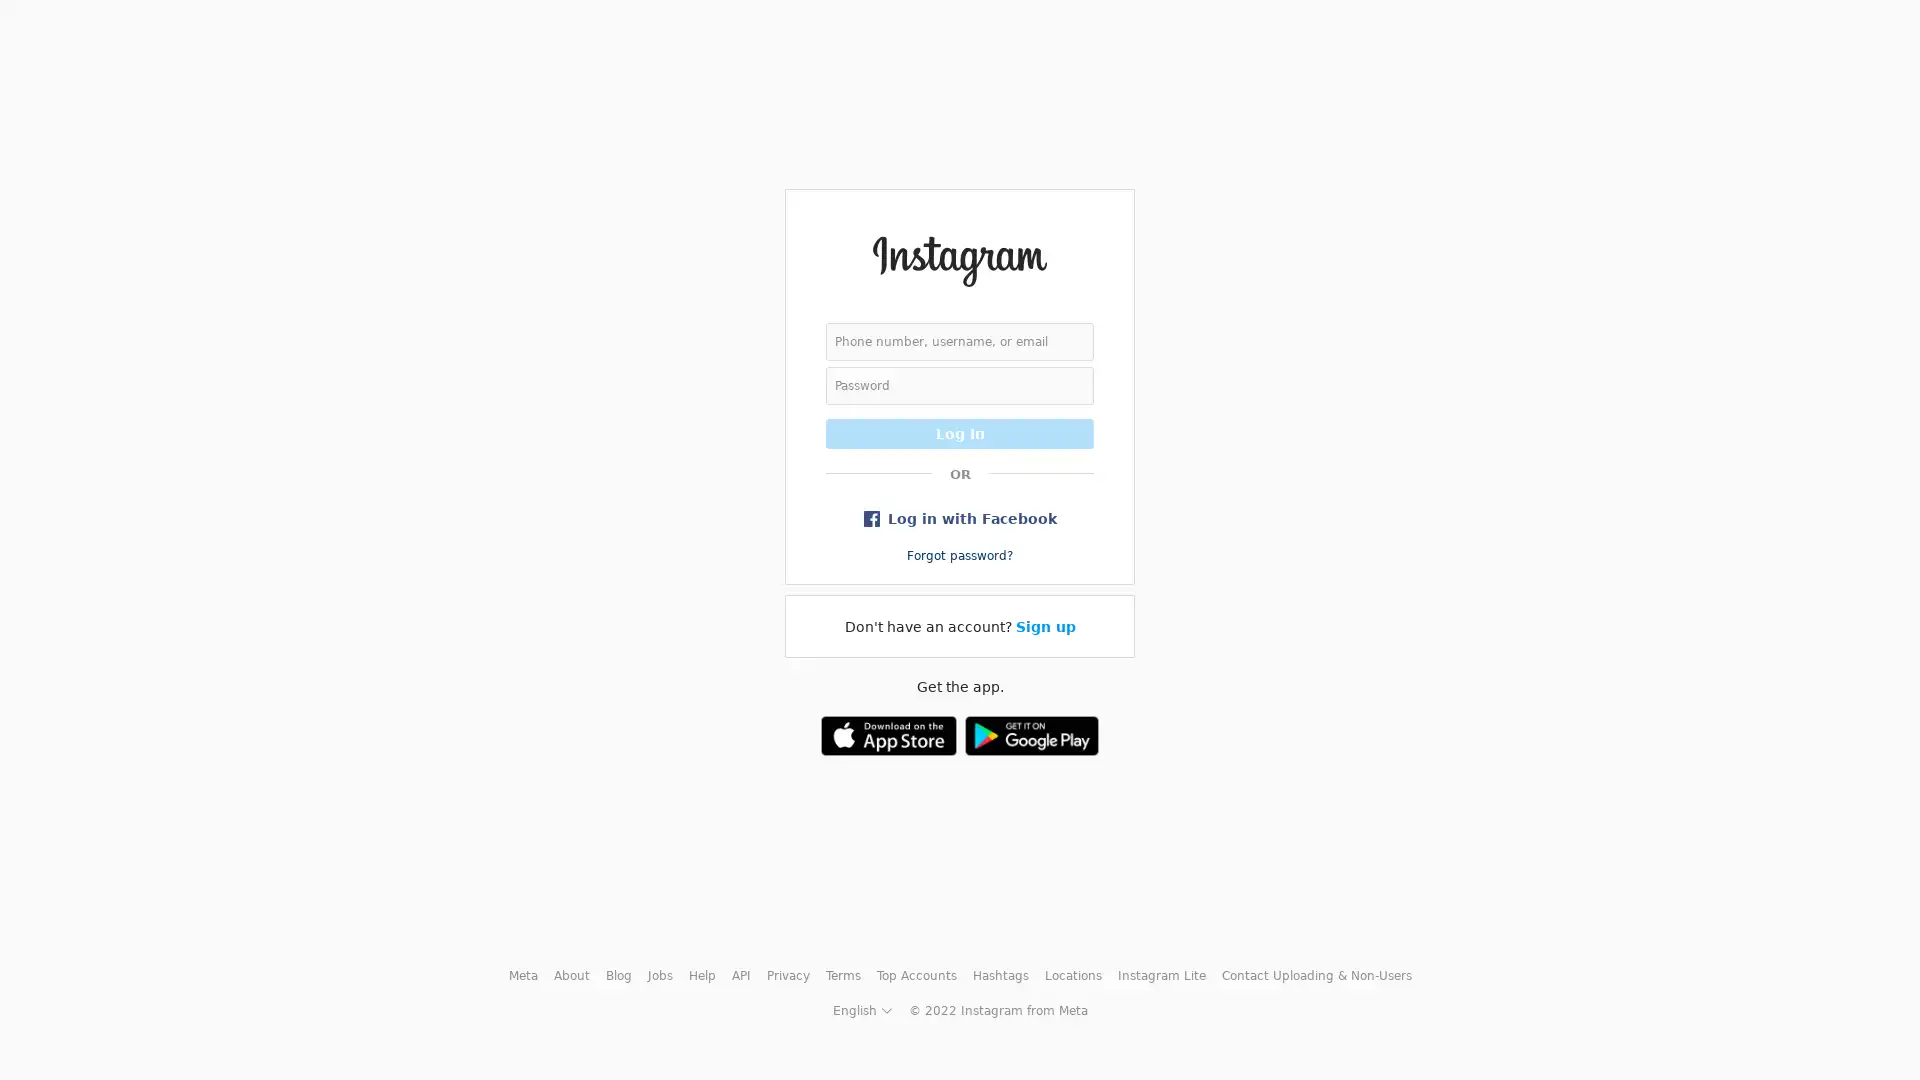 This screenshot has height=1080, width=1920. Describe the element at coordinates (960, 431) in the screenshot. I see `Log In` at that location.